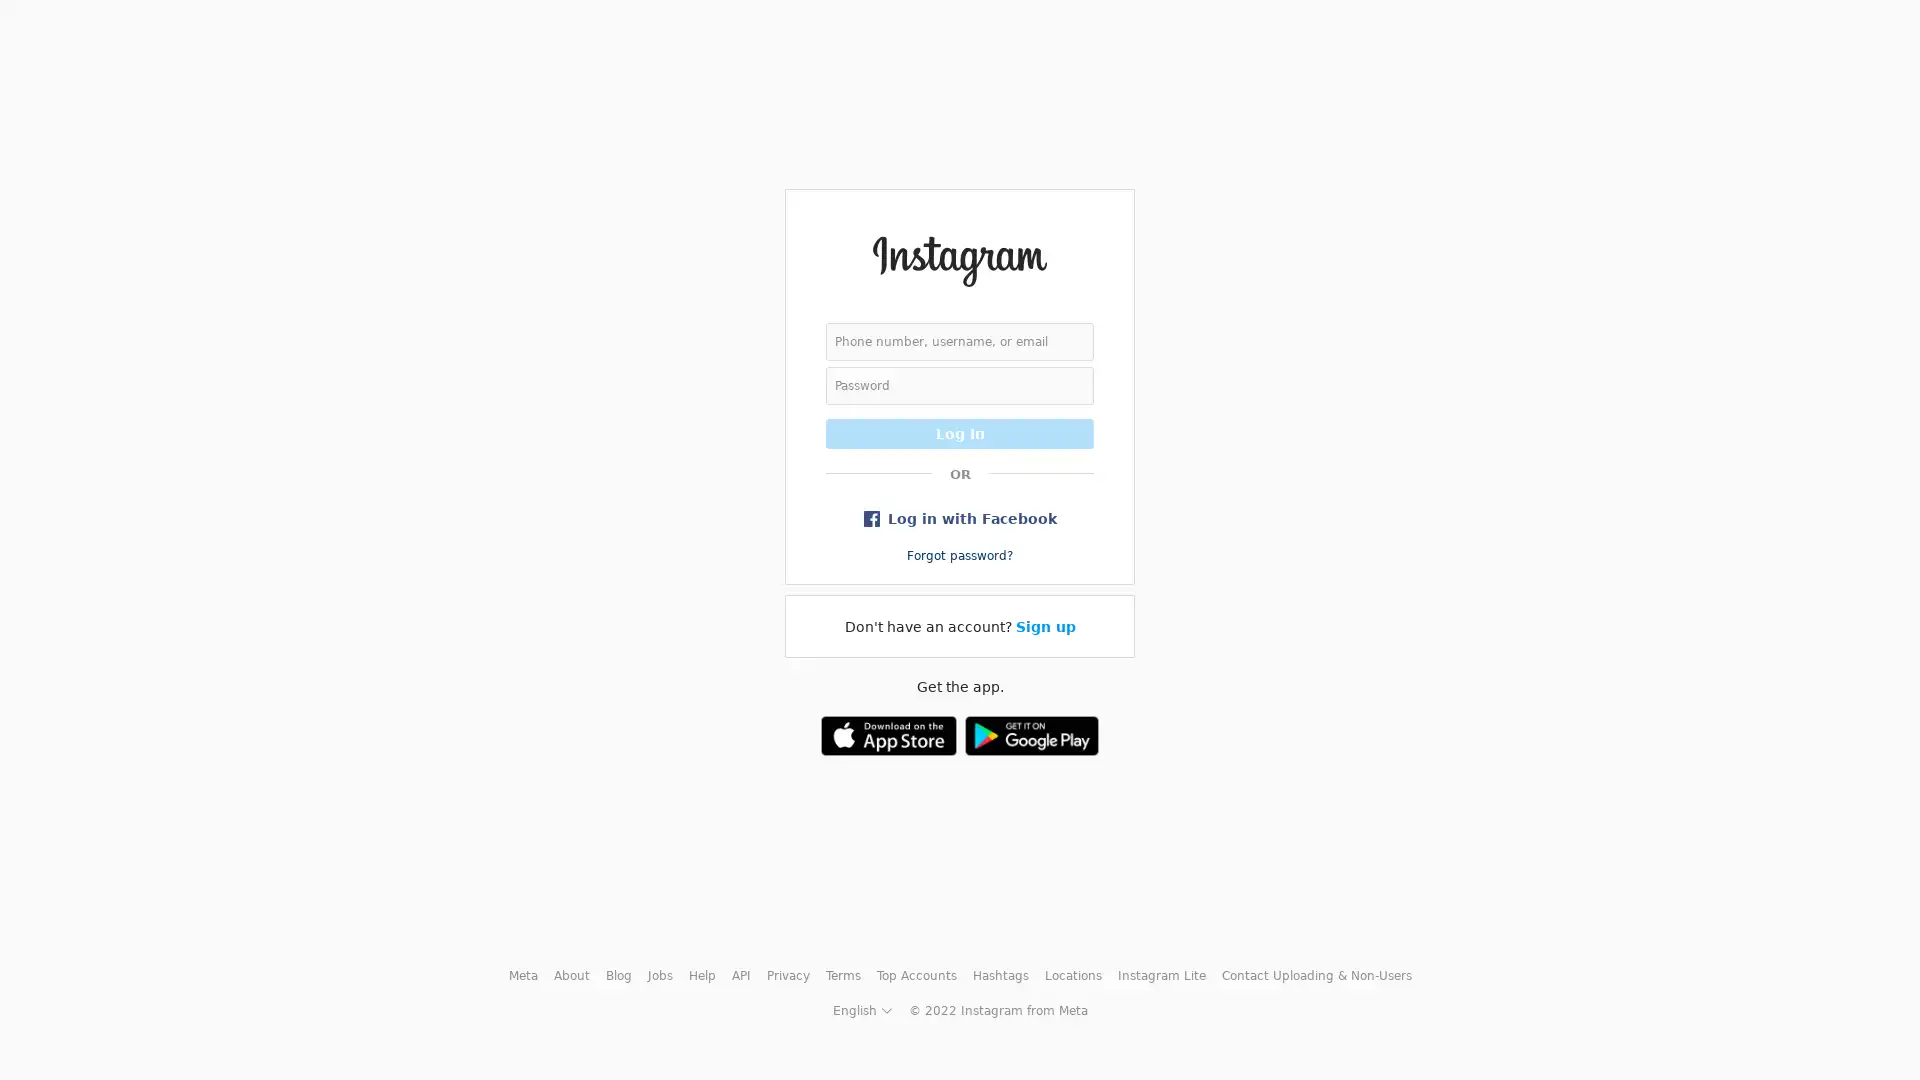 This screenshot has height=1080, width=1920. Describe the element at coordinates (960, 431) in the screenshot. I see `Log In` at that location.